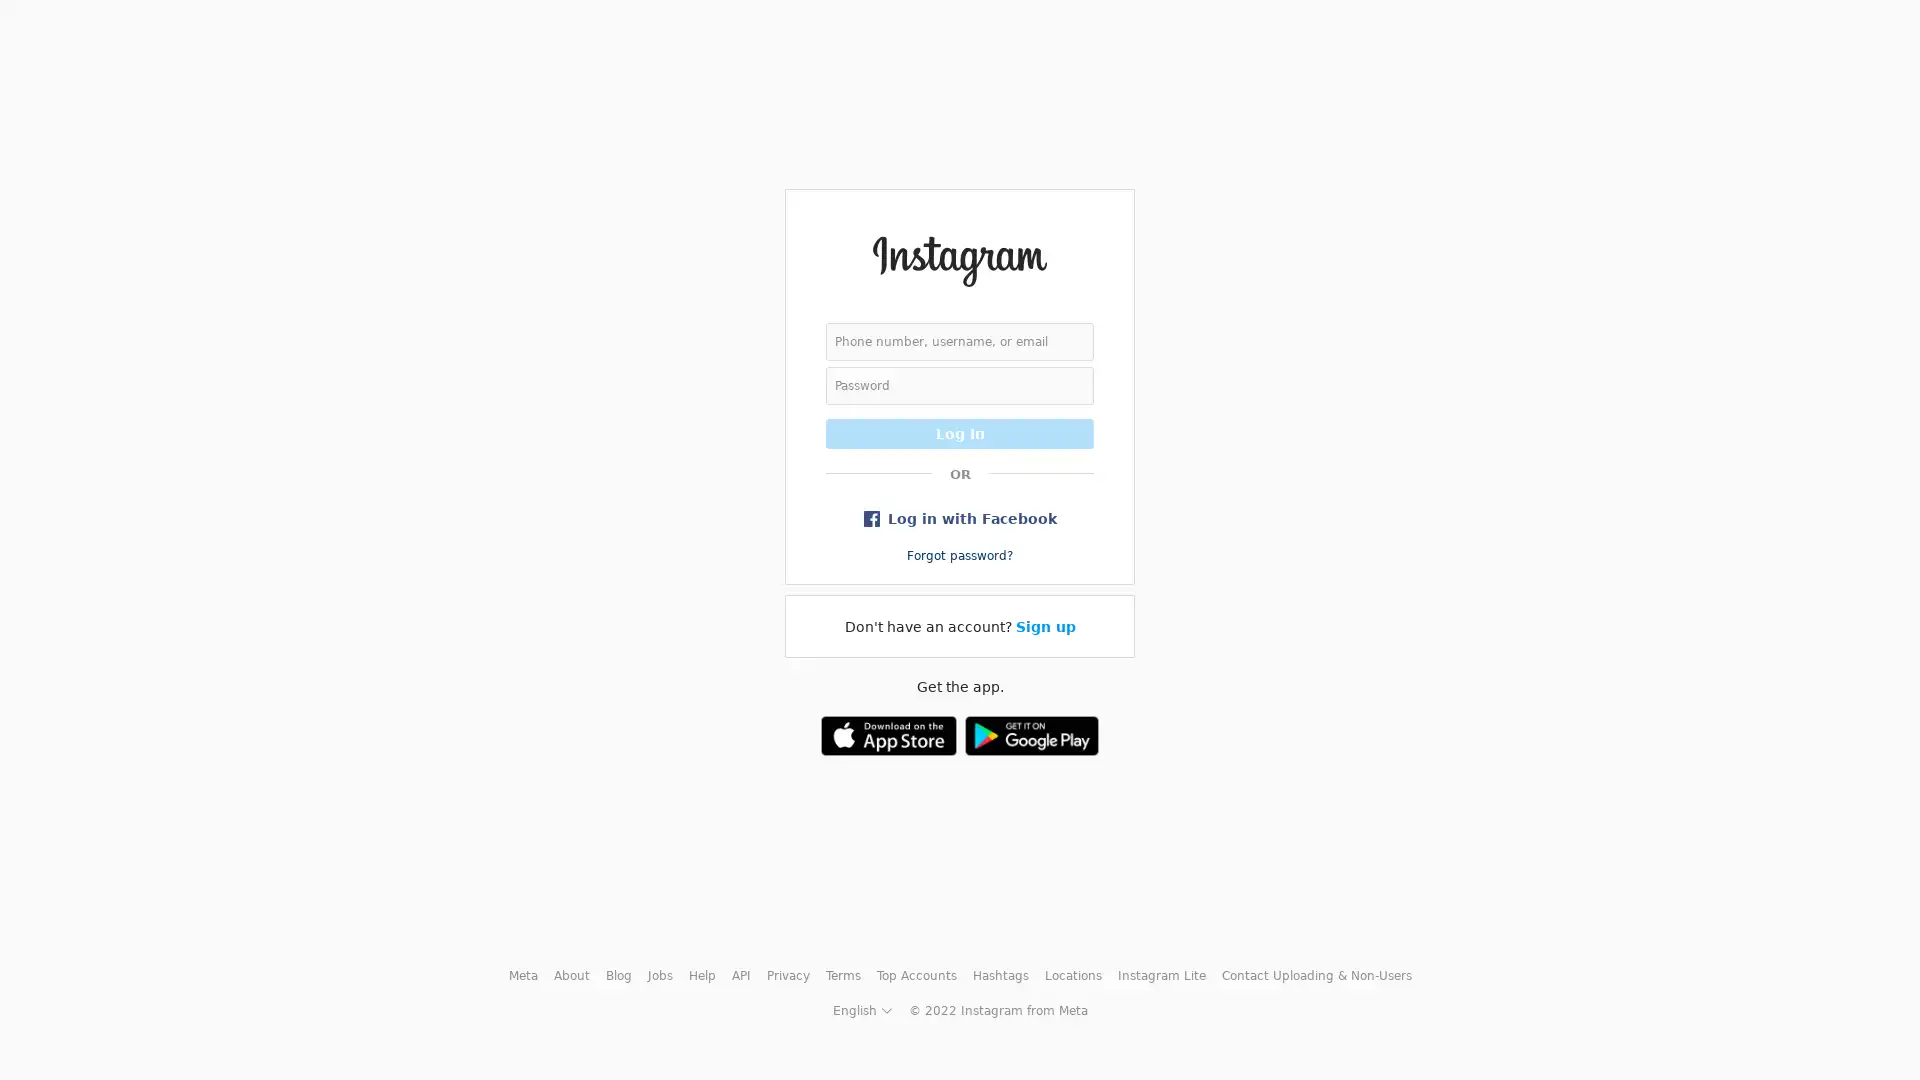 This screenshot has height=1080, width=1920. Describe the element at coordinates (960, 431) in the screenshot. I see `Log In` at that location.